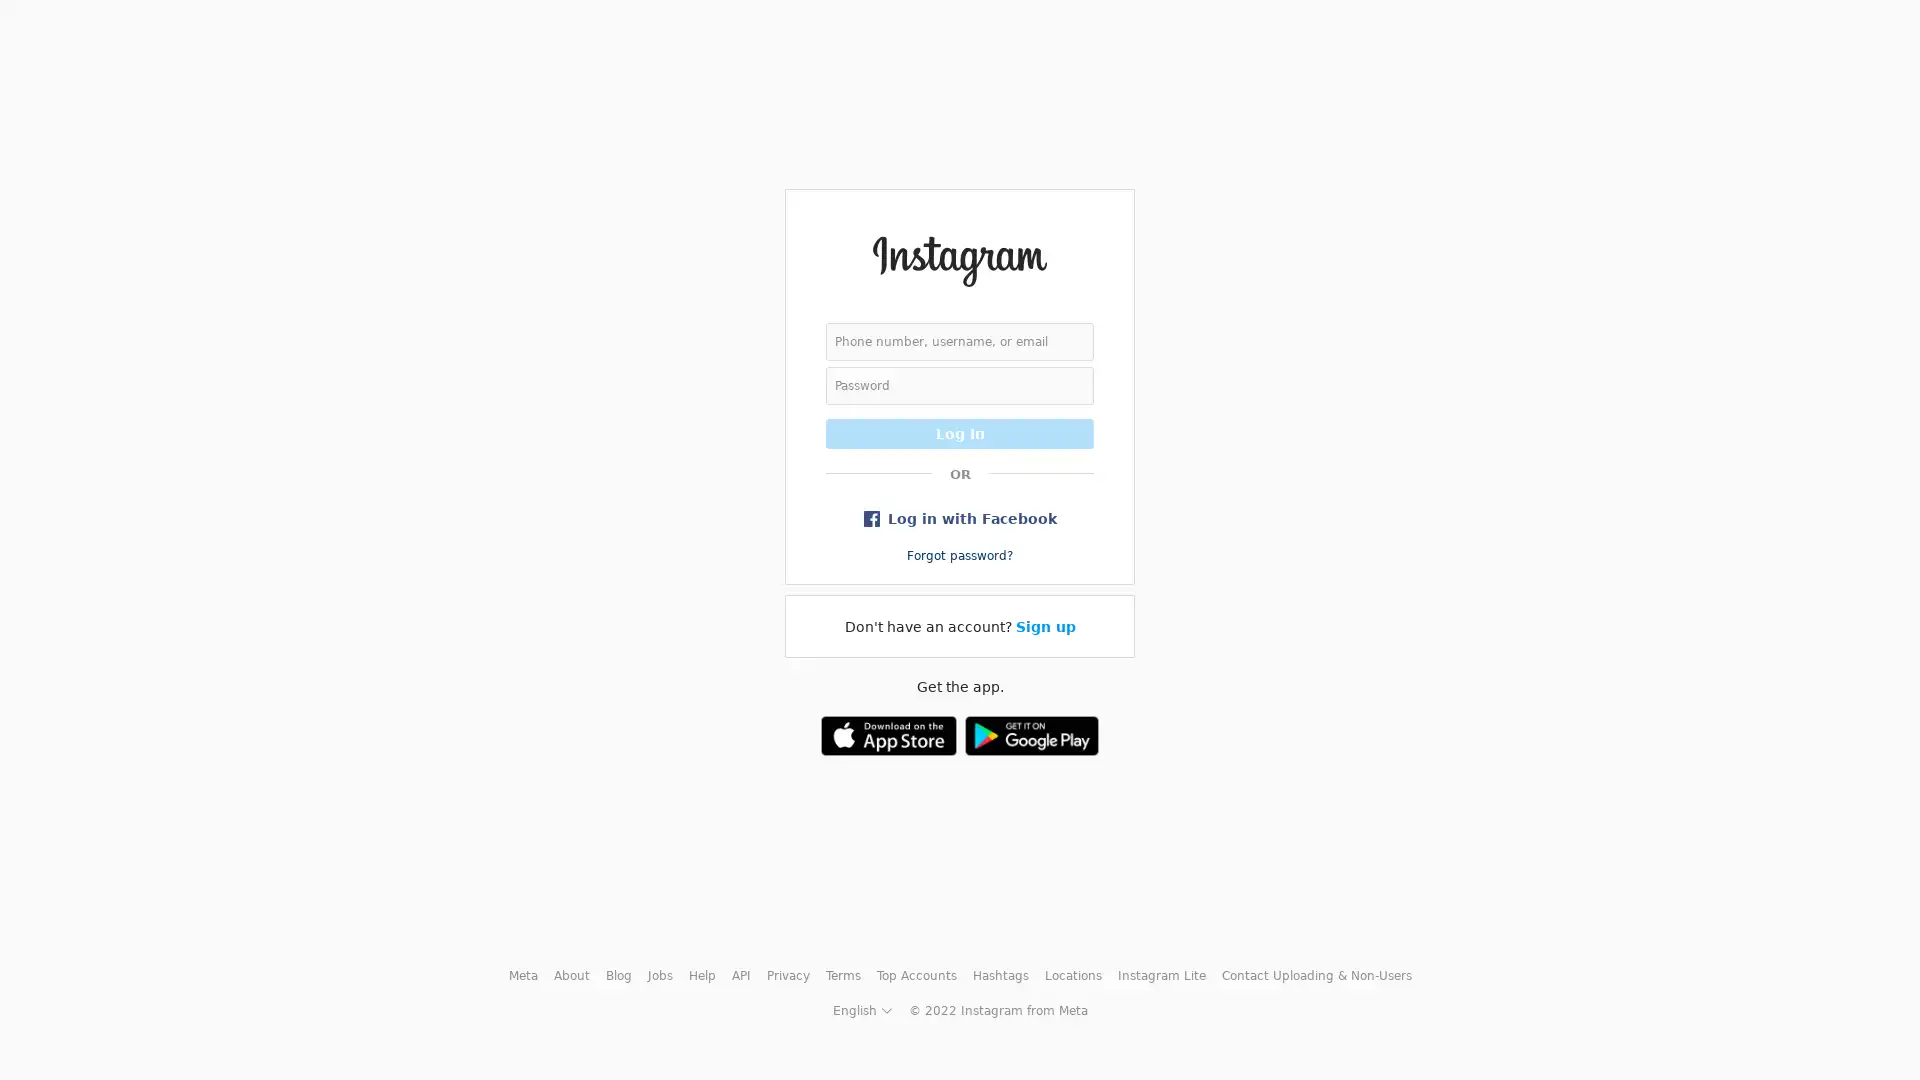 This screenshot has height=1080, width=1920. Describe the element at coordinates (960, 431) in the screenshot. I see `Log In` at that location.